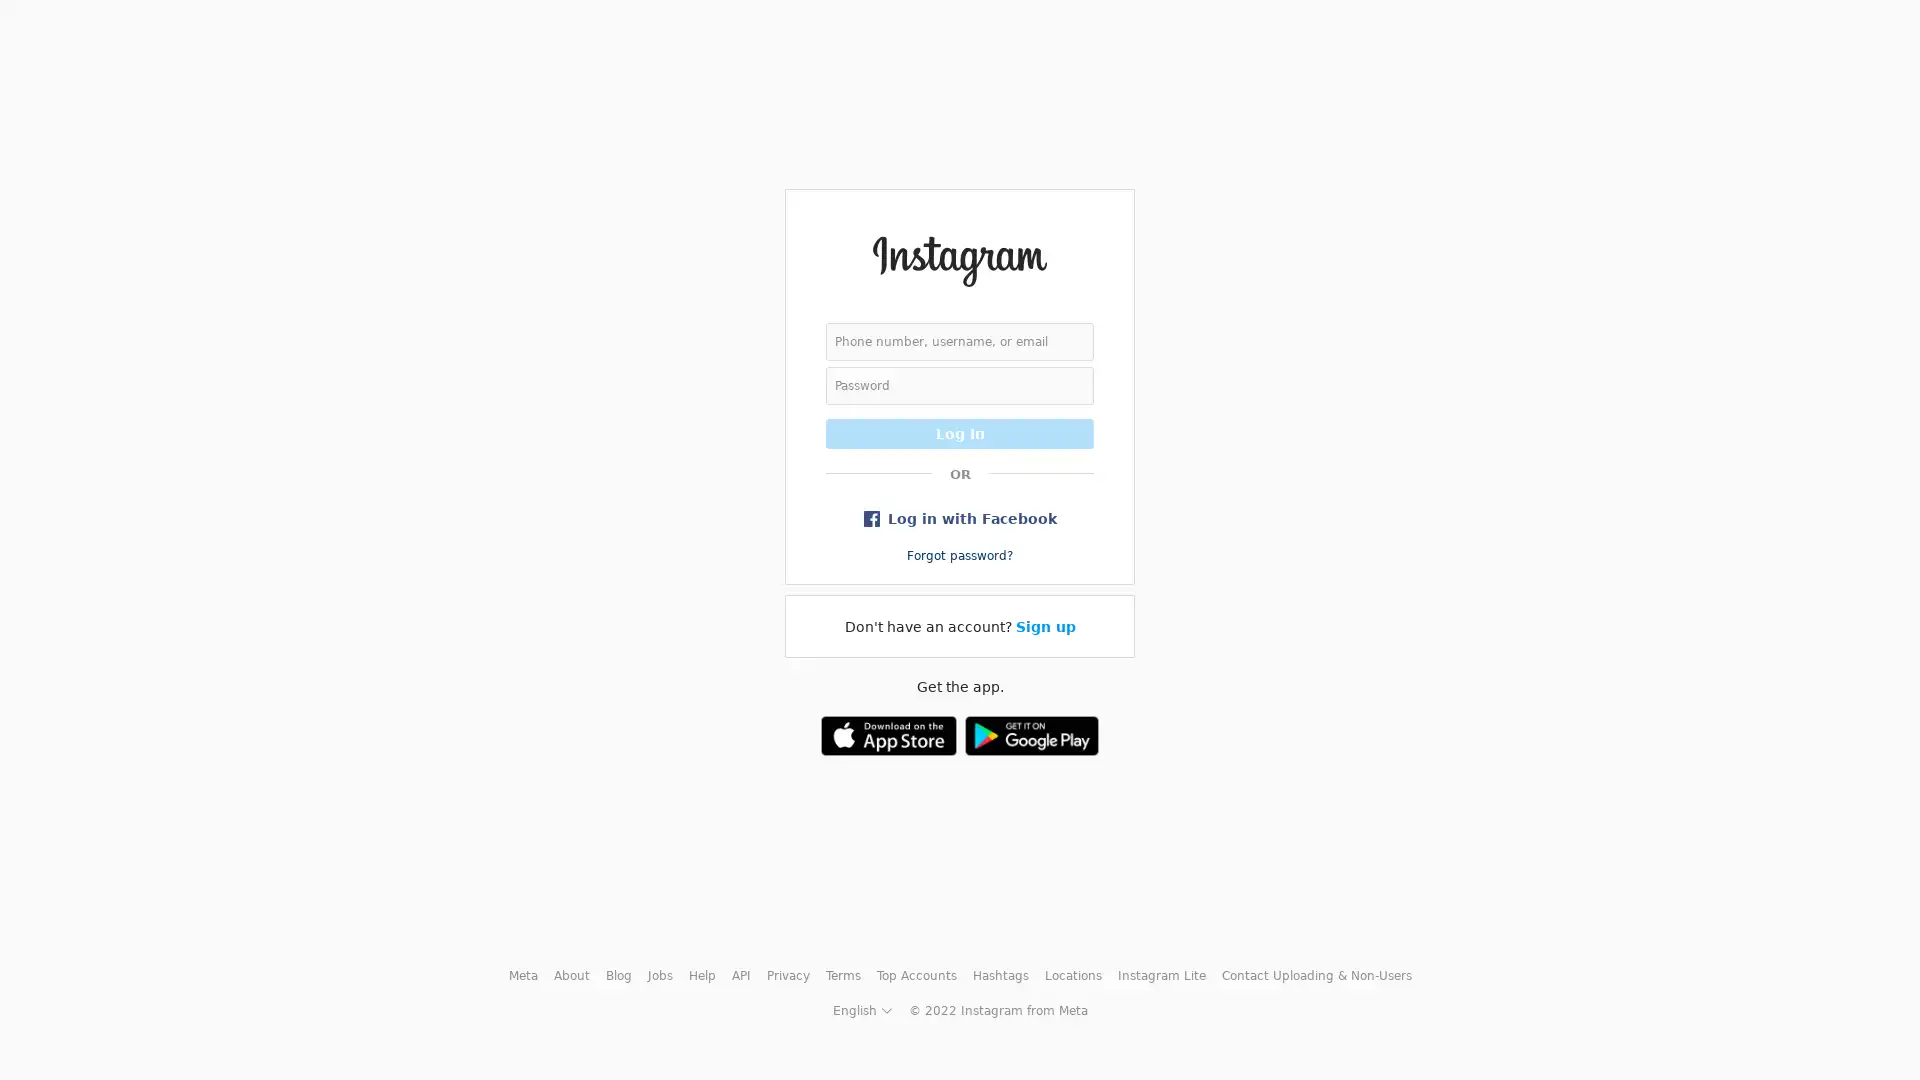 This screenshot has height=1080, width=1920. Describe the element at coordinates (960, 431) in the screenshot. I see `Log In` at that location.